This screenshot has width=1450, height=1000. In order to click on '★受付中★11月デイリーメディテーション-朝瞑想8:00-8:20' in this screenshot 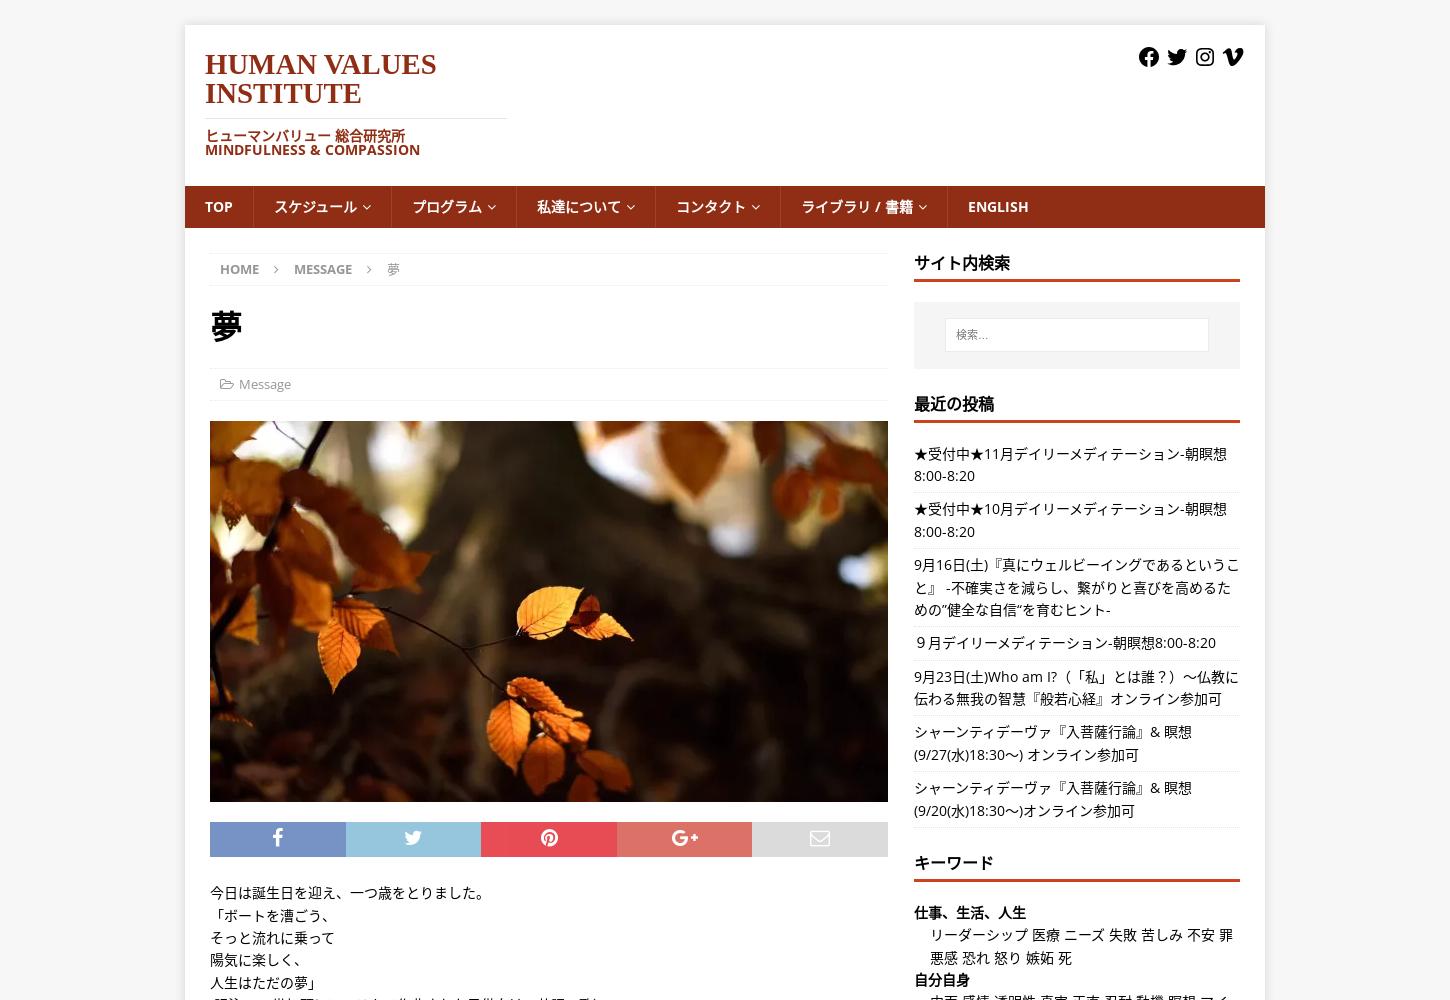, I will do `click(1069, 462)`.